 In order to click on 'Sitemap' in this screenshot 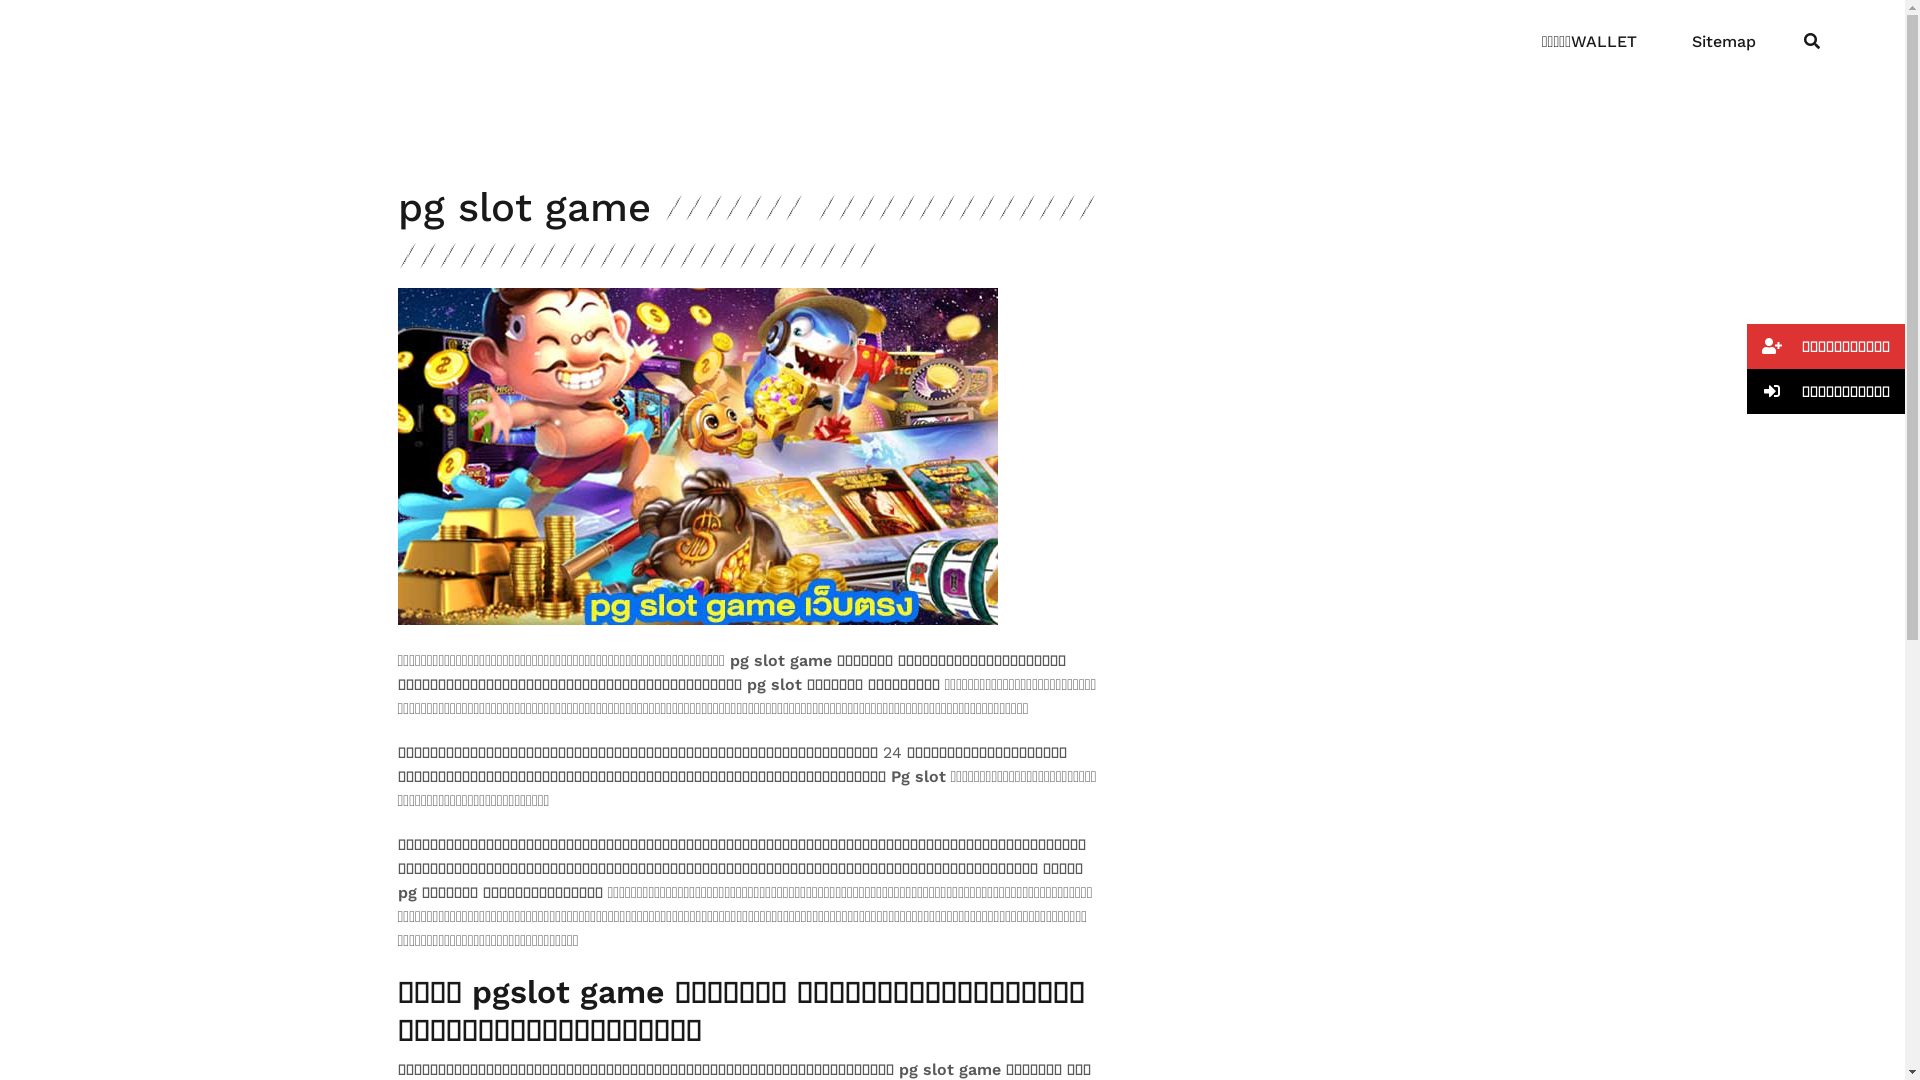, I will do `click(1690, 42)`.